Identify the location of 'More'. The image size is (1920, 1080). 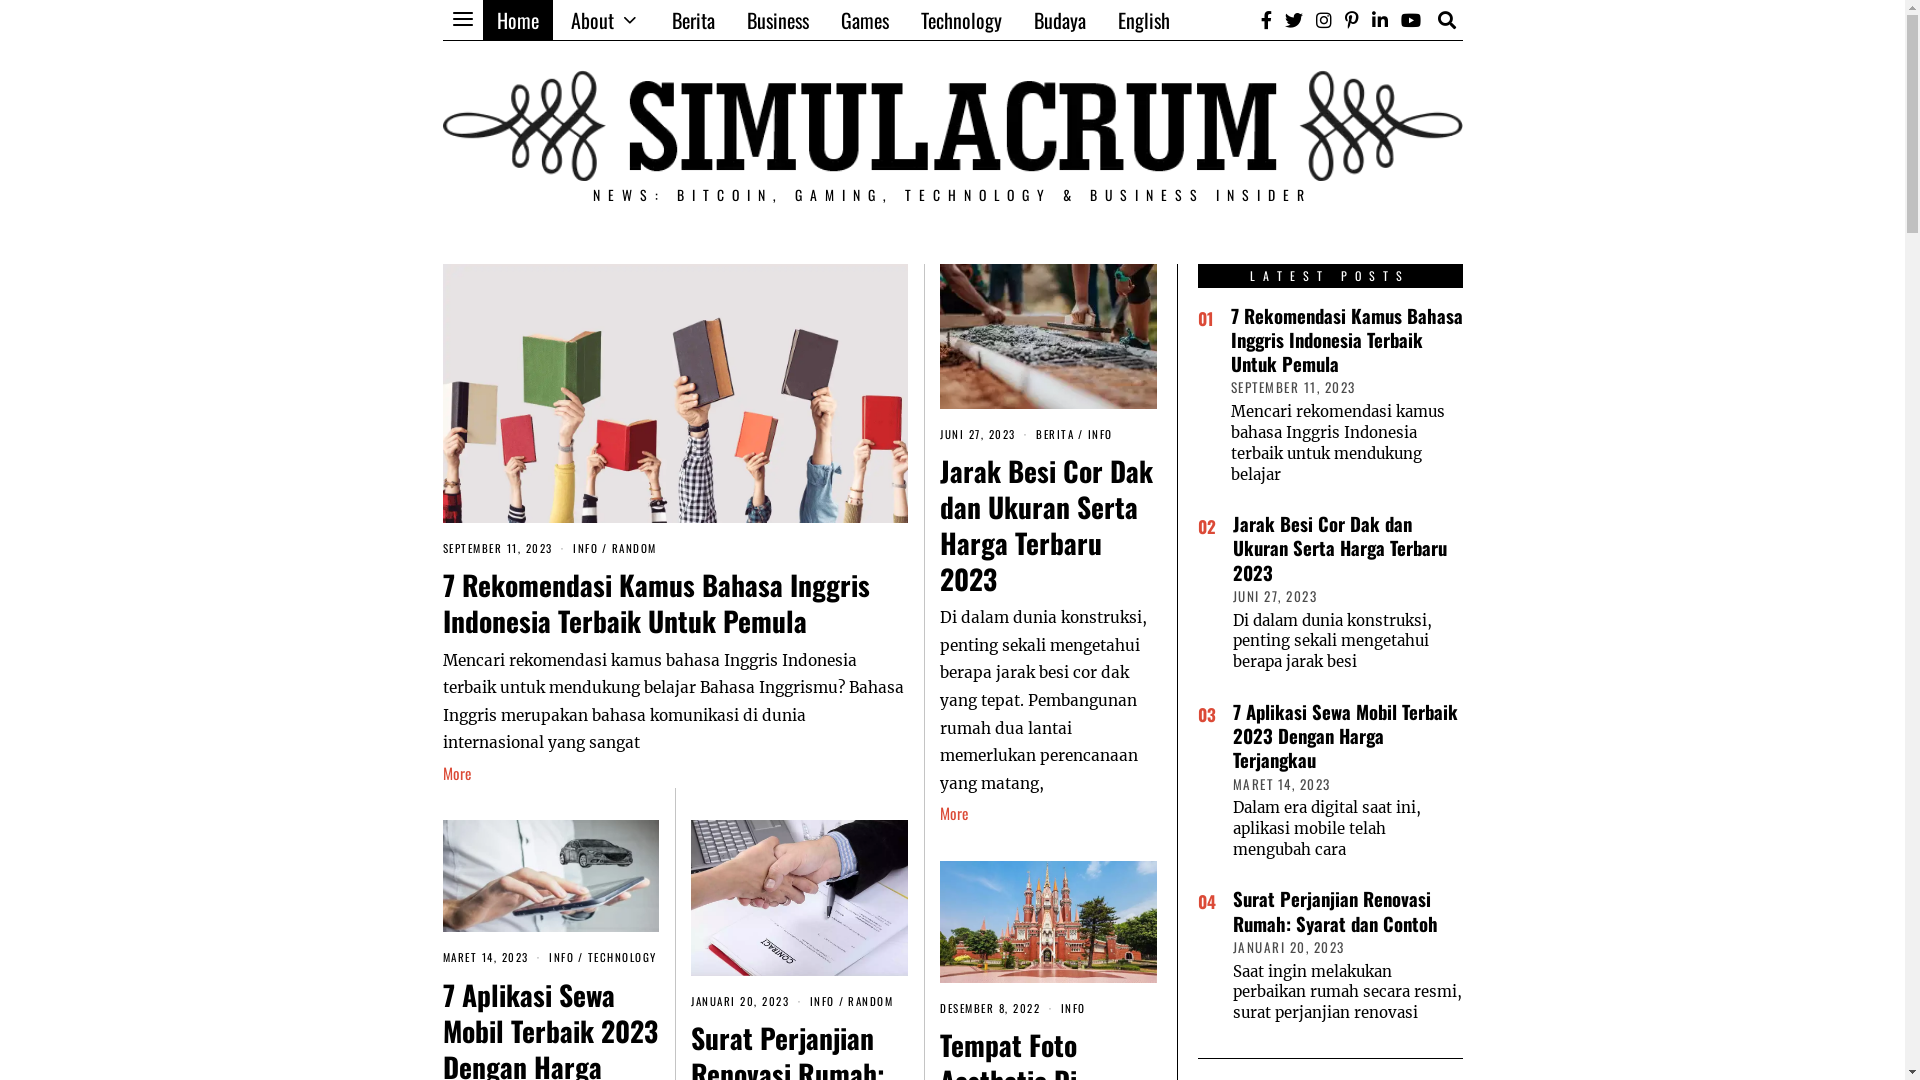
(455, 773).